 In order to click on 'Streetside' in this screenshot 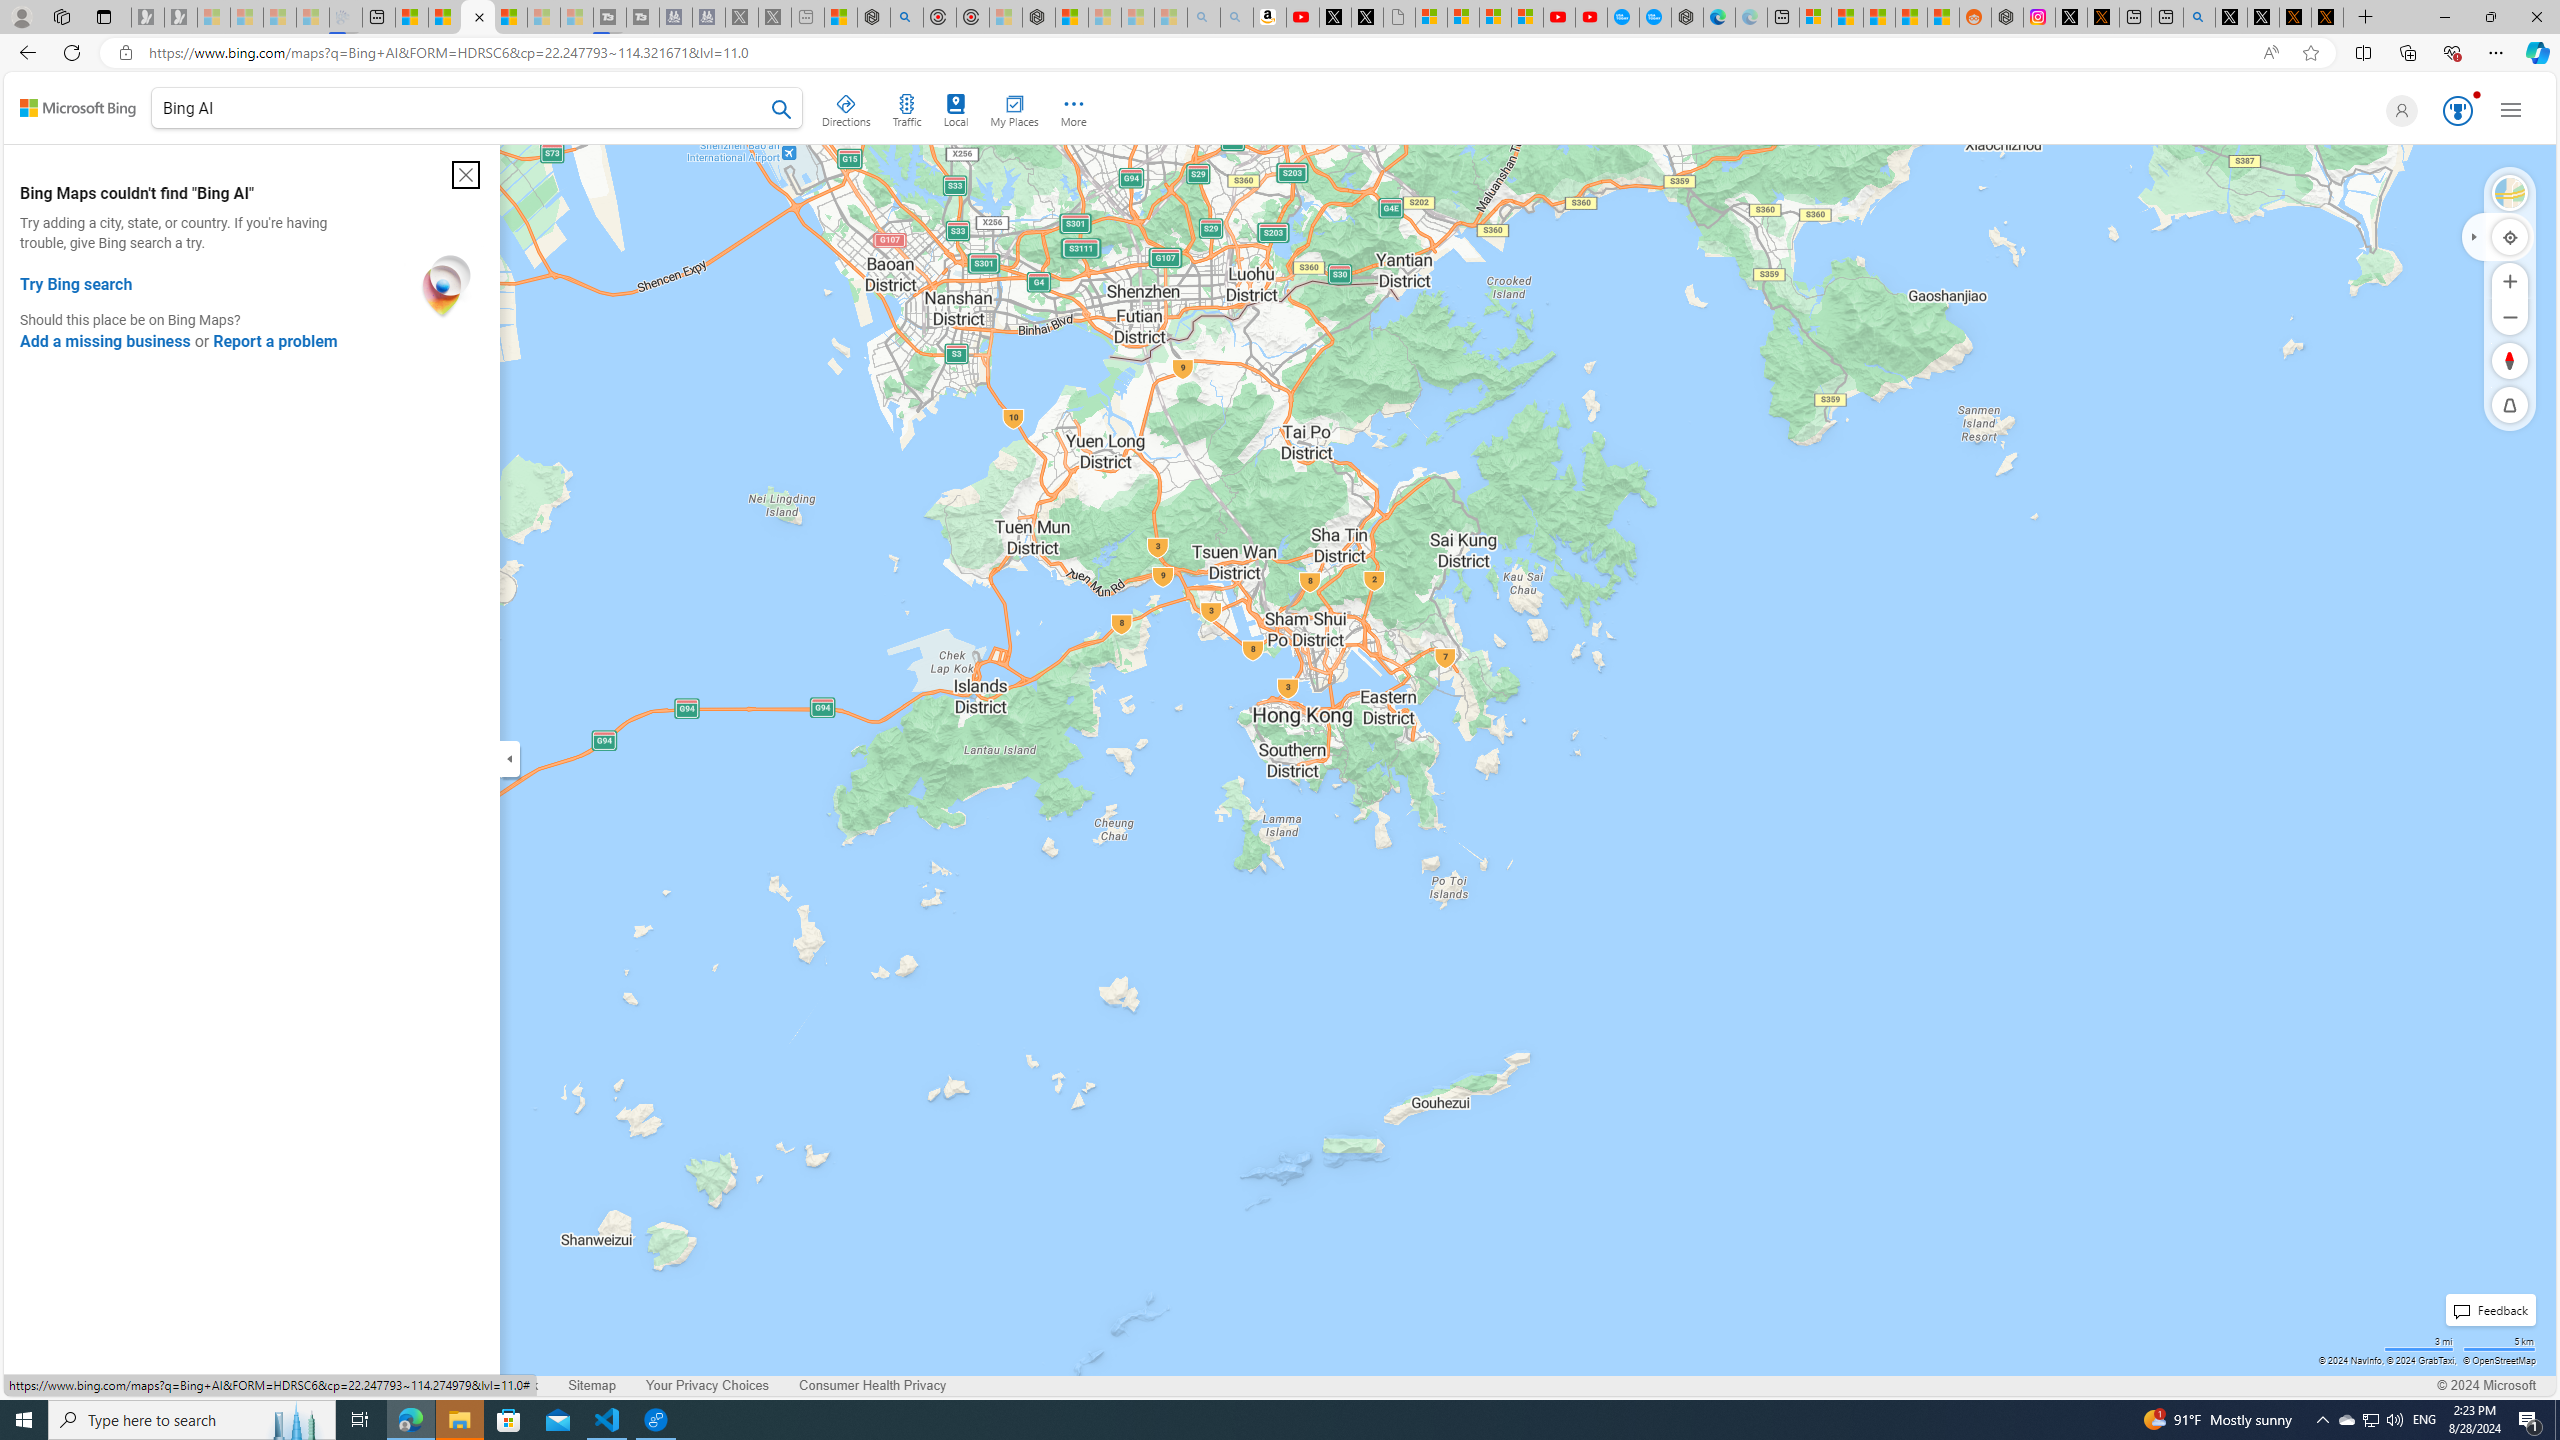, I will do `click(2510, 192)`.